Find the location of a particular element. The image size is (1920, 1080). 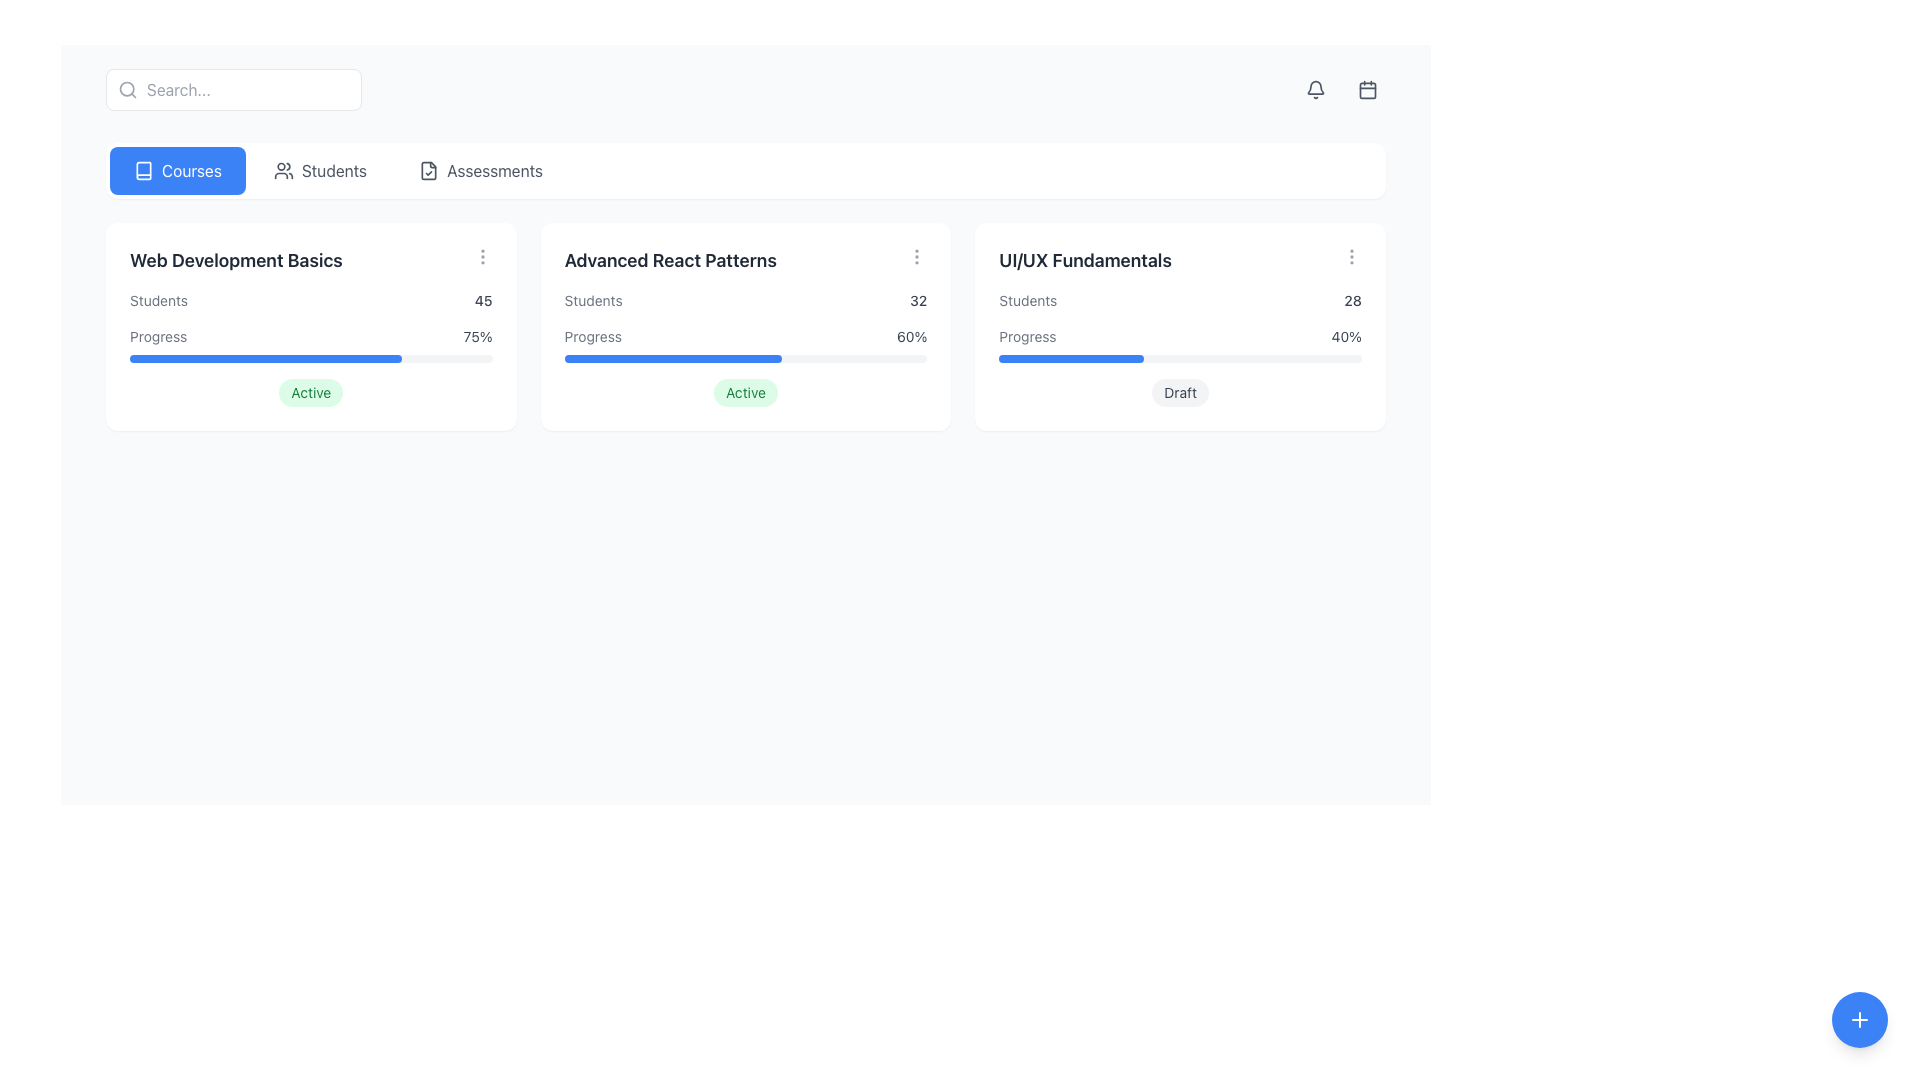

the visual progress bar located in the third card of the row, positioned underneath the text 'Students 28' and above the 'Draft' badge is located at coordinates (1180, 343).